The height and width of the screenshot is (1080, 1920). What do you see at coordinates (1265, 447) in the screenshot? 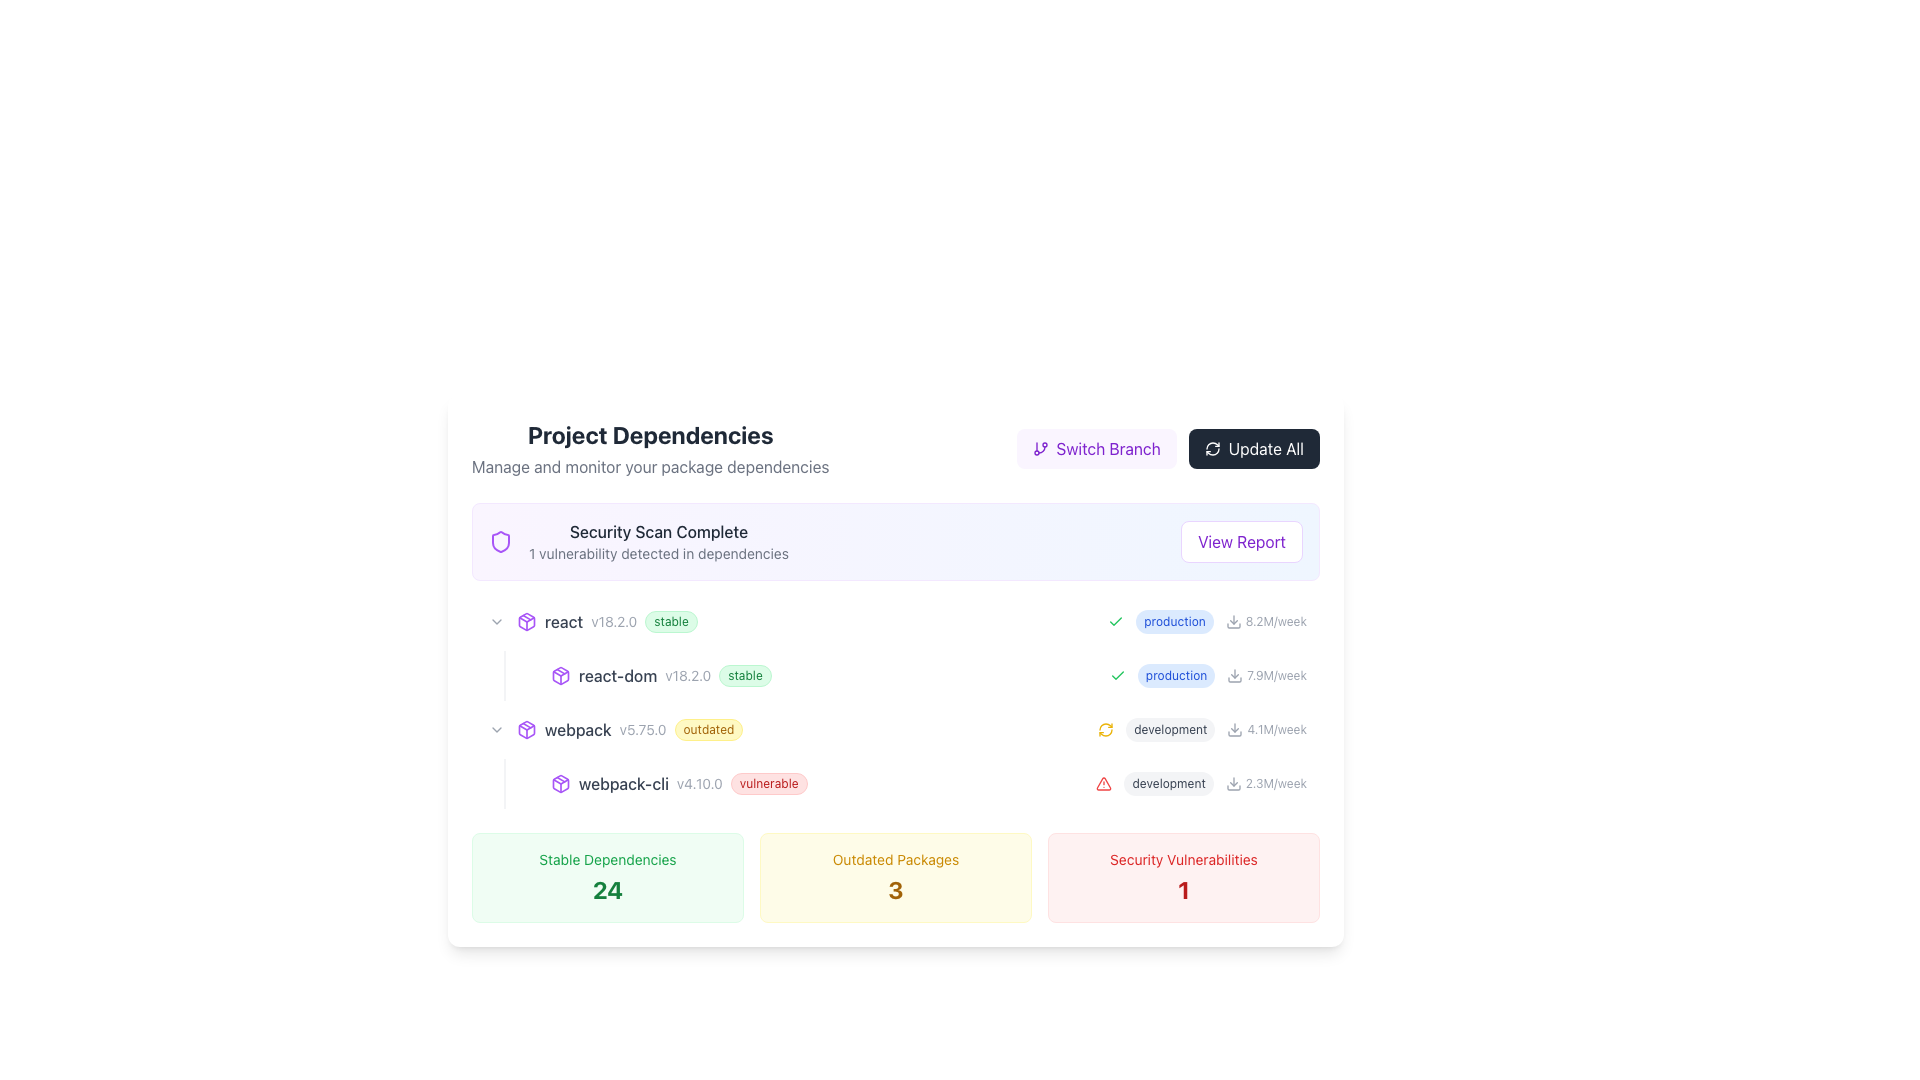
I see `the Text label located at the far right corner of the top bar` at bounding box center [1265, 447].